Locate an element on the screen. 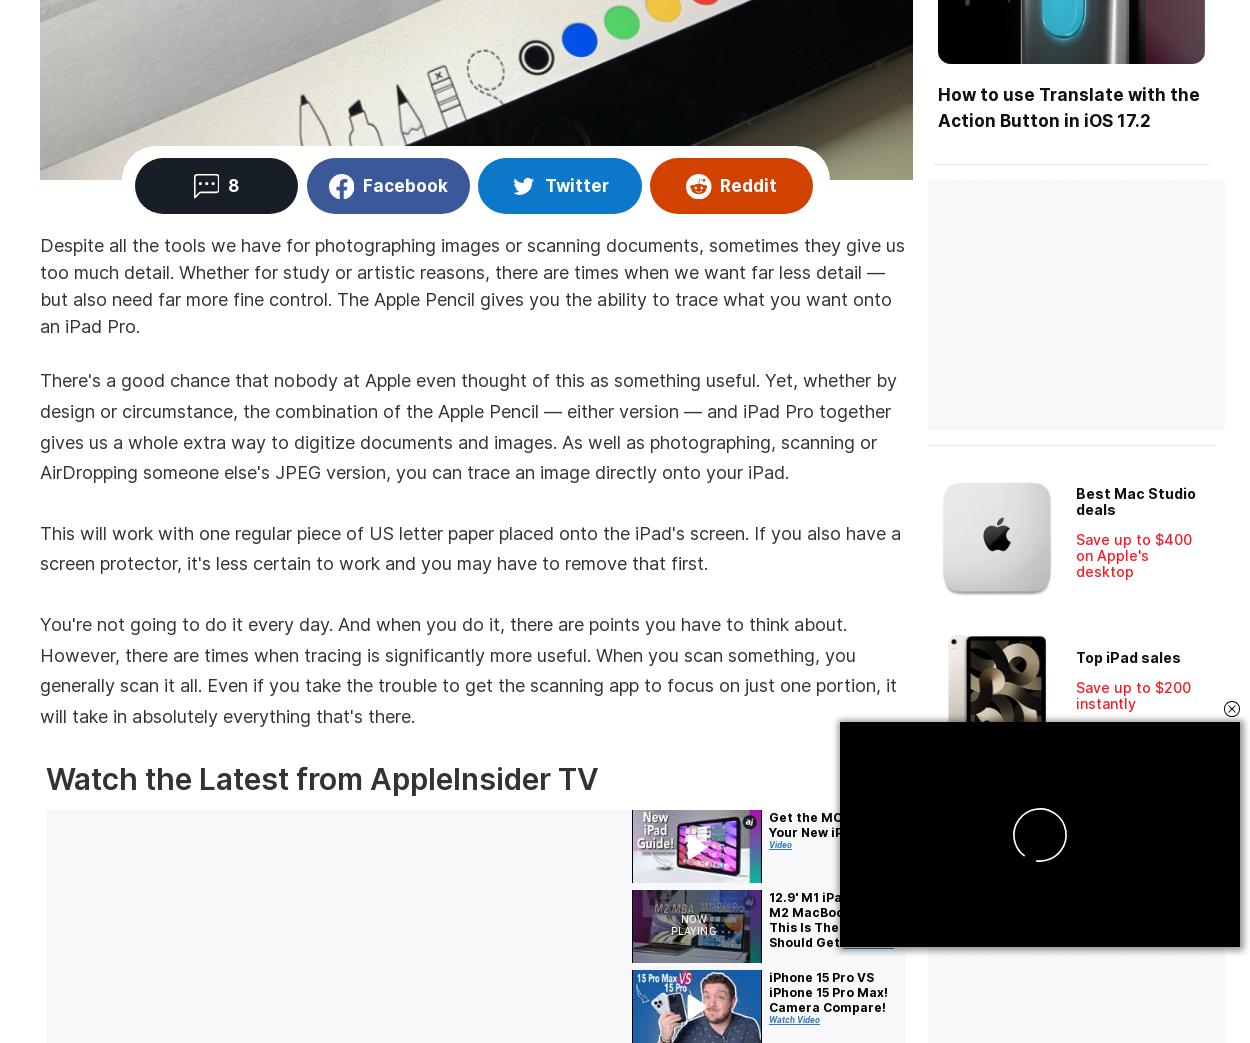 This screenshot has height=1043, width=1250. 'Save up to $400 on Apple's desktop' is located at coordinates (1134, 554).